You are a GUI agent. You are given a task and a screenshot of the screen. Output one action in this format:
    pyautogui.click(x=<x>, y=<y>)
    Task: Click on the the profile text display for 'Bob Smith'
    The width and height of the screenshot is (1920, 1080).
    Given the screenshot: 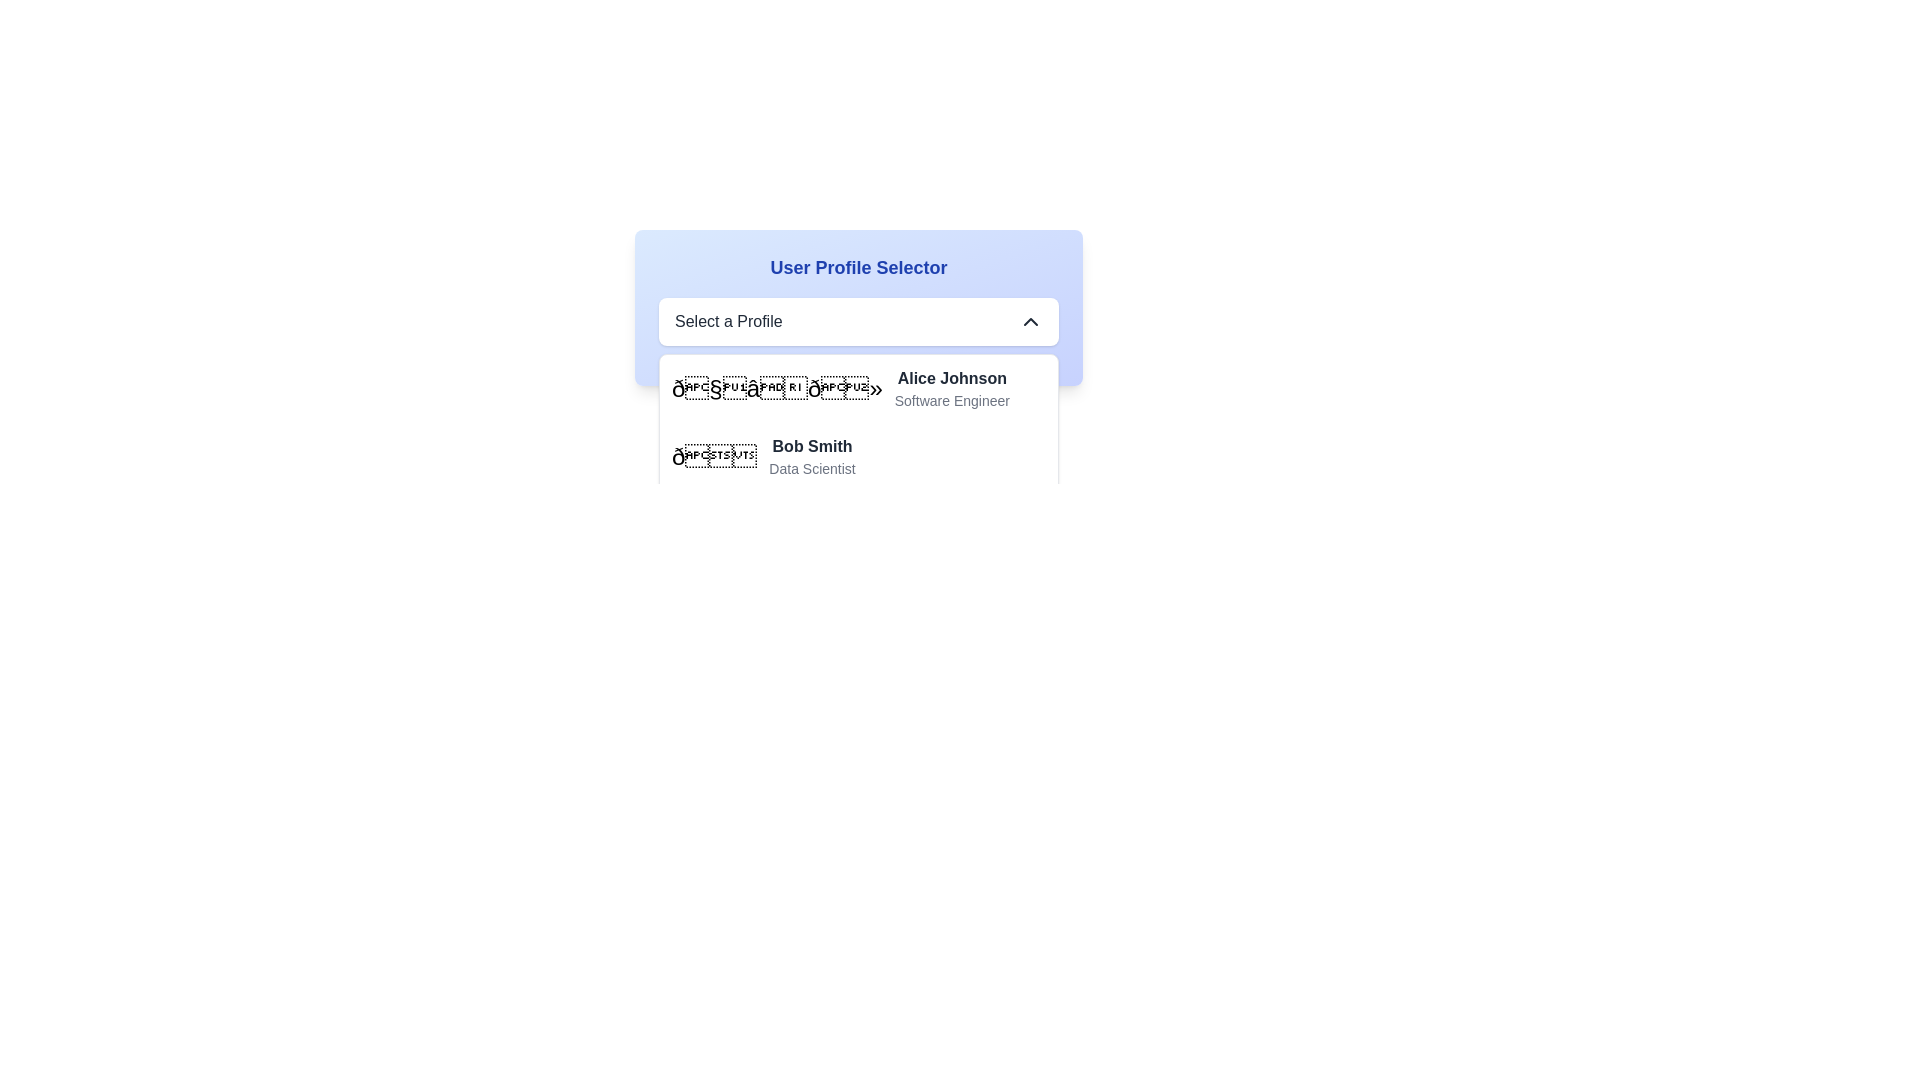 What is the action you would take?
    pyautogui.click(x=812, y=456)
    